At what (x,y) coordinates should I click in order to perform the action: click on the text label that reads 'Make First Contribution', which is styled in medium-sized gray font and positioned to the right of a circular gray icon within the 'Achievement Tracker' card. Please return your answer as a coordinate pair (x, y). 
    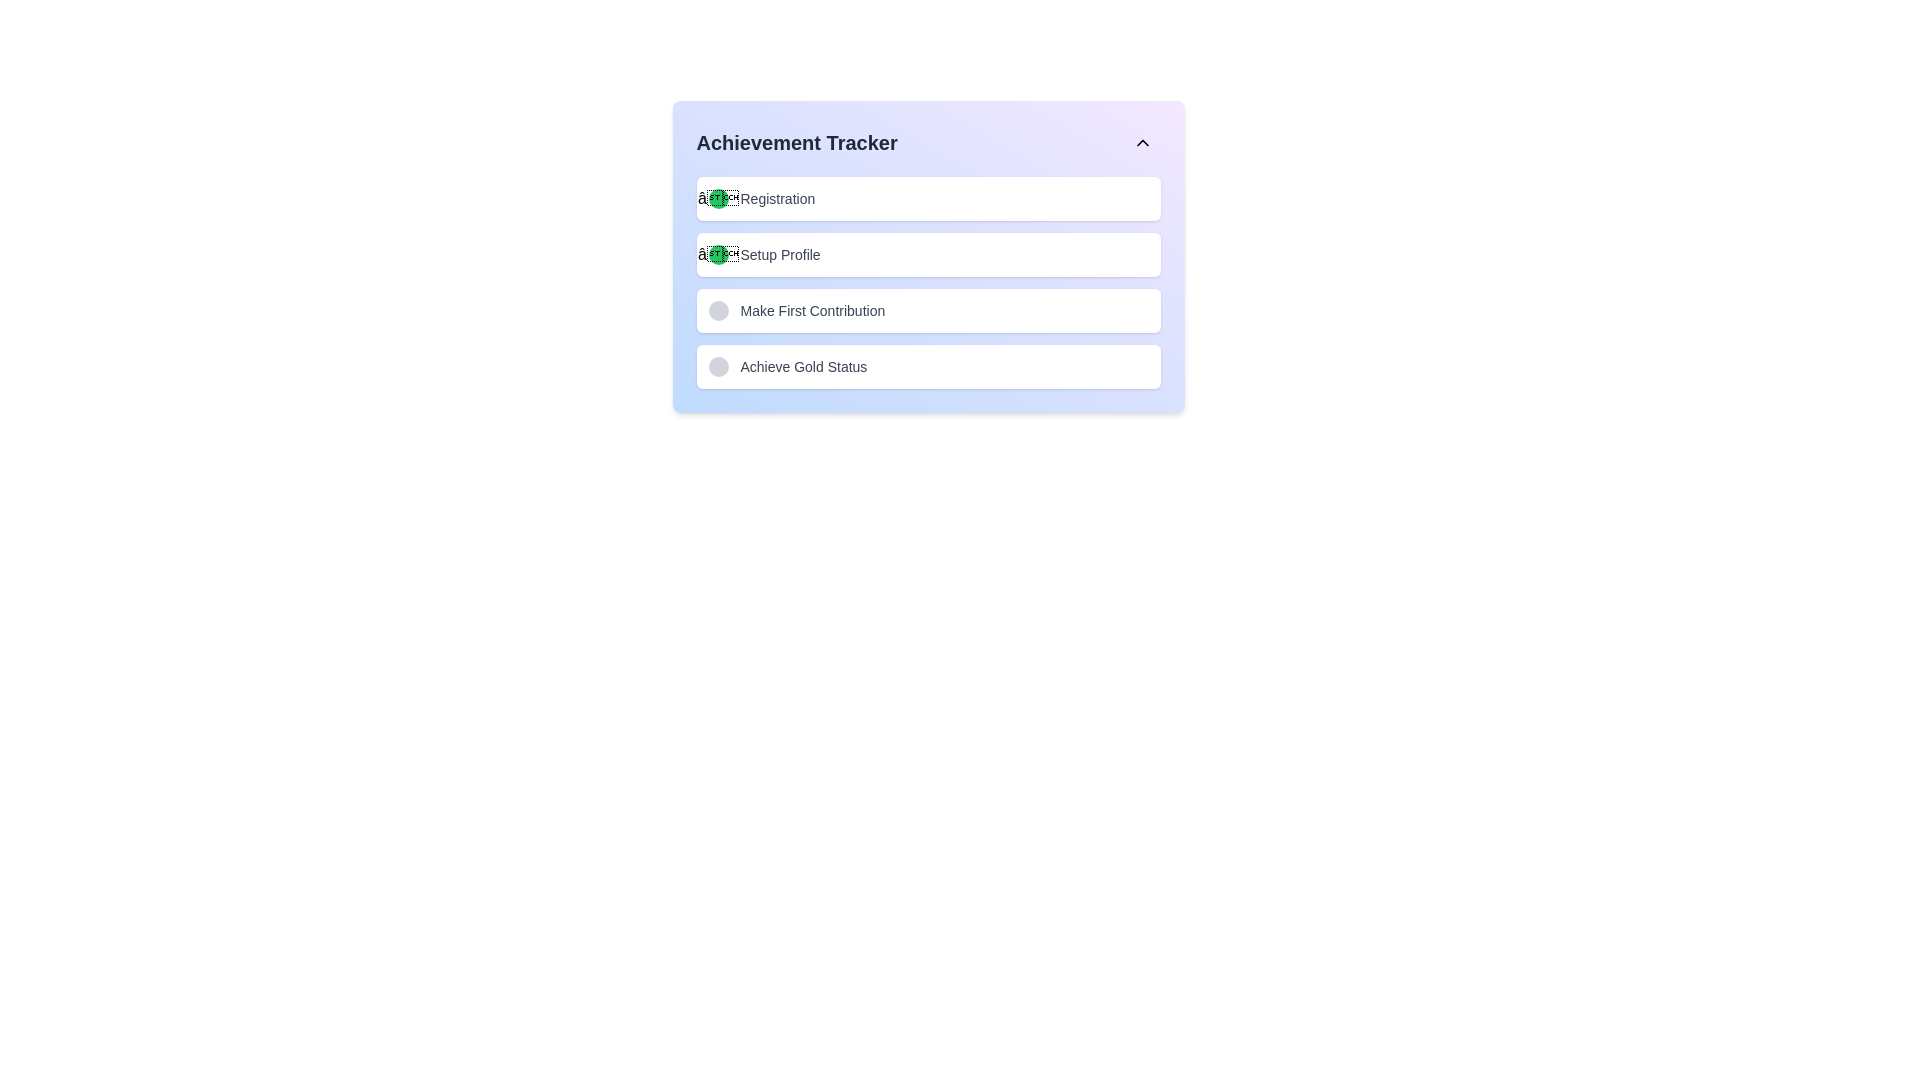
    Looking at the image, I should click on (812, 311).